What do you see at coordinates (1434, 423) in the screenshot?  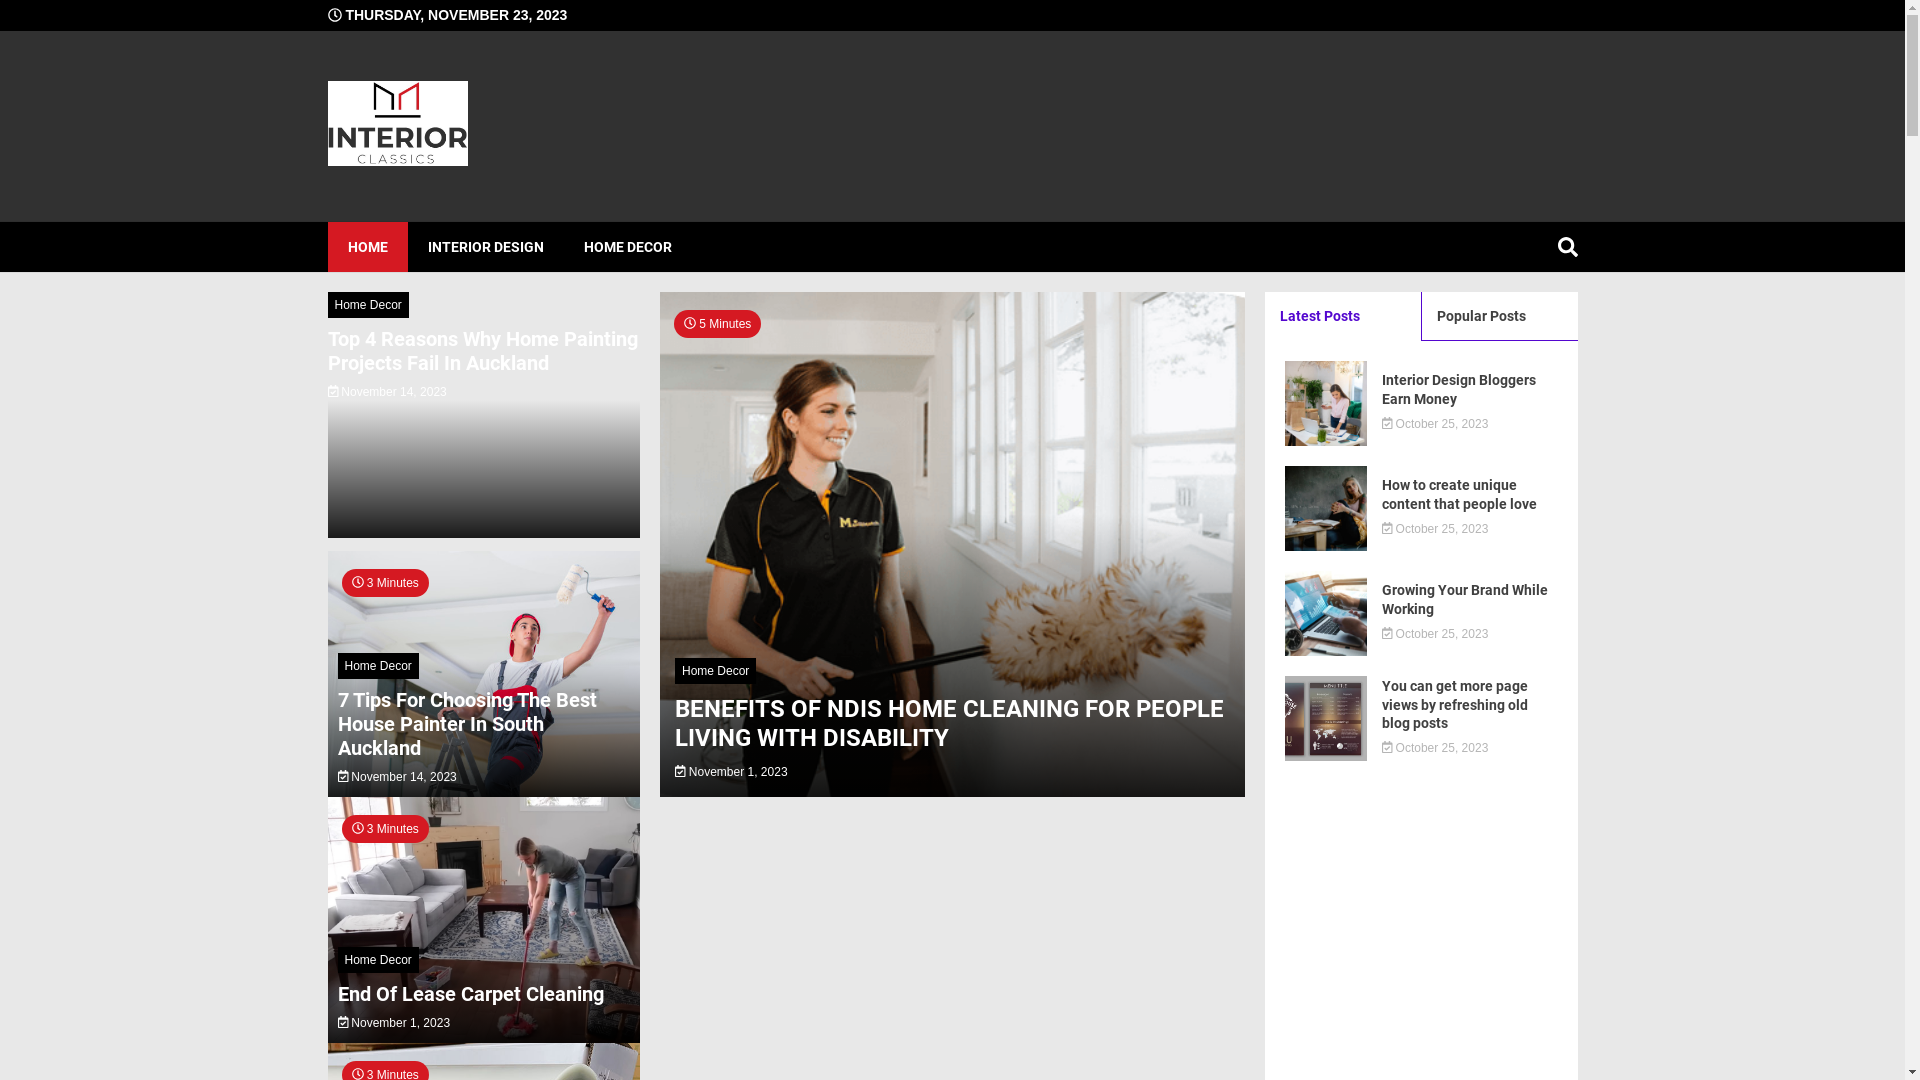 I see `'October 25, 2023'` at bounding box center [1434, 423].